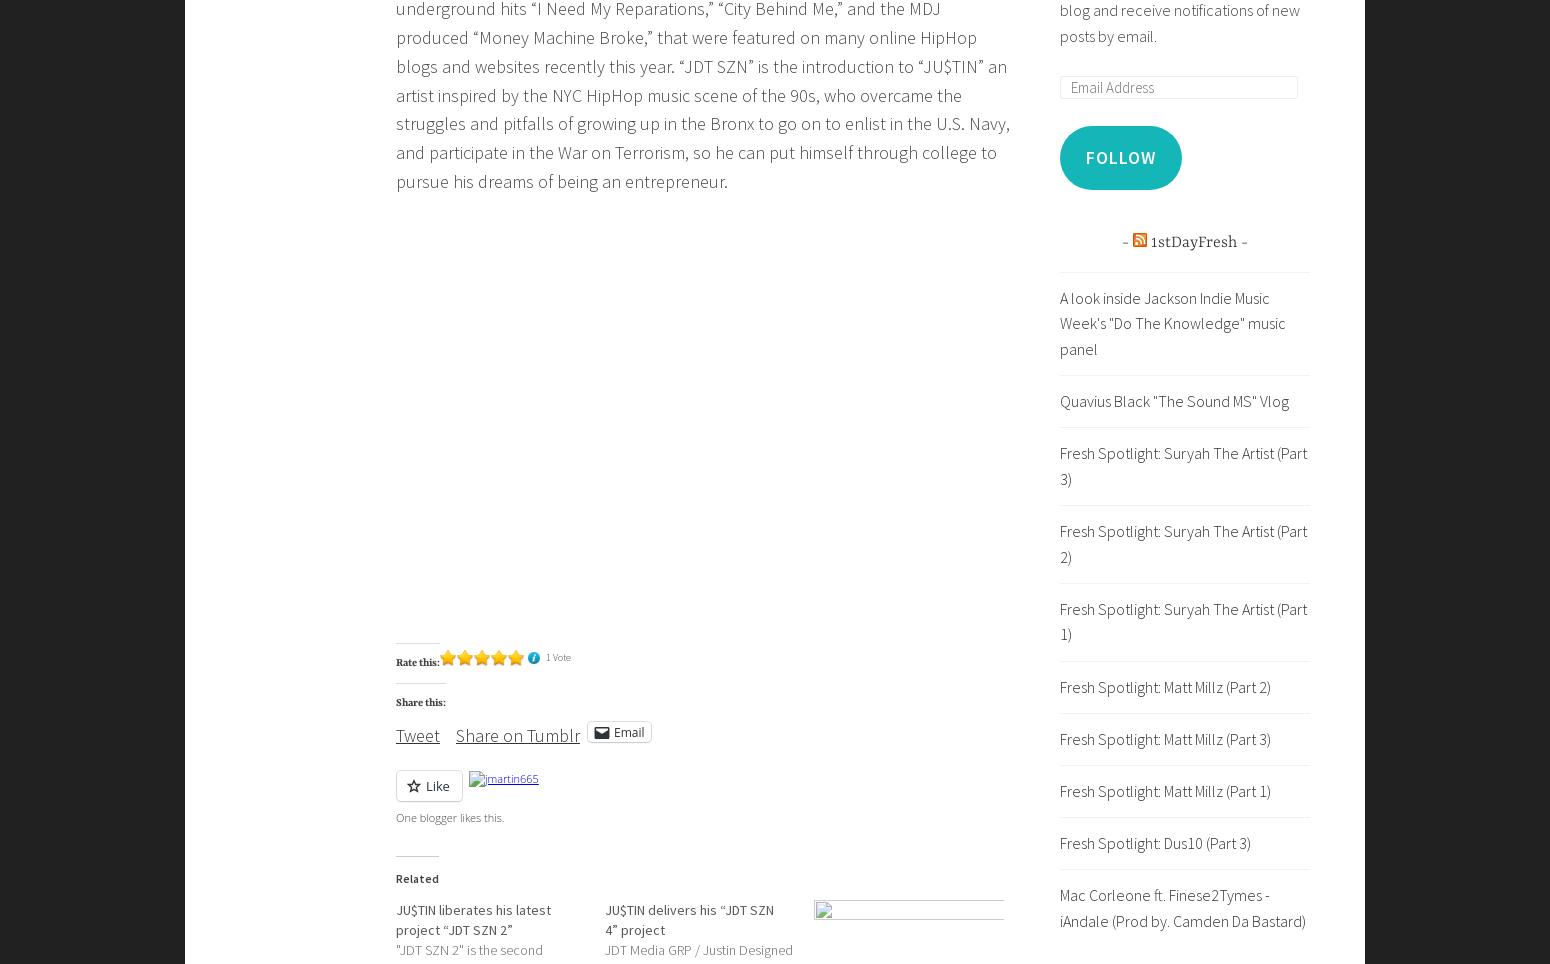 The width and height of the screenshot is (1550, 964). I want to click on 'Fresh Spotlight: Suryah The Artist (Part 3)', so click(1183, 465).